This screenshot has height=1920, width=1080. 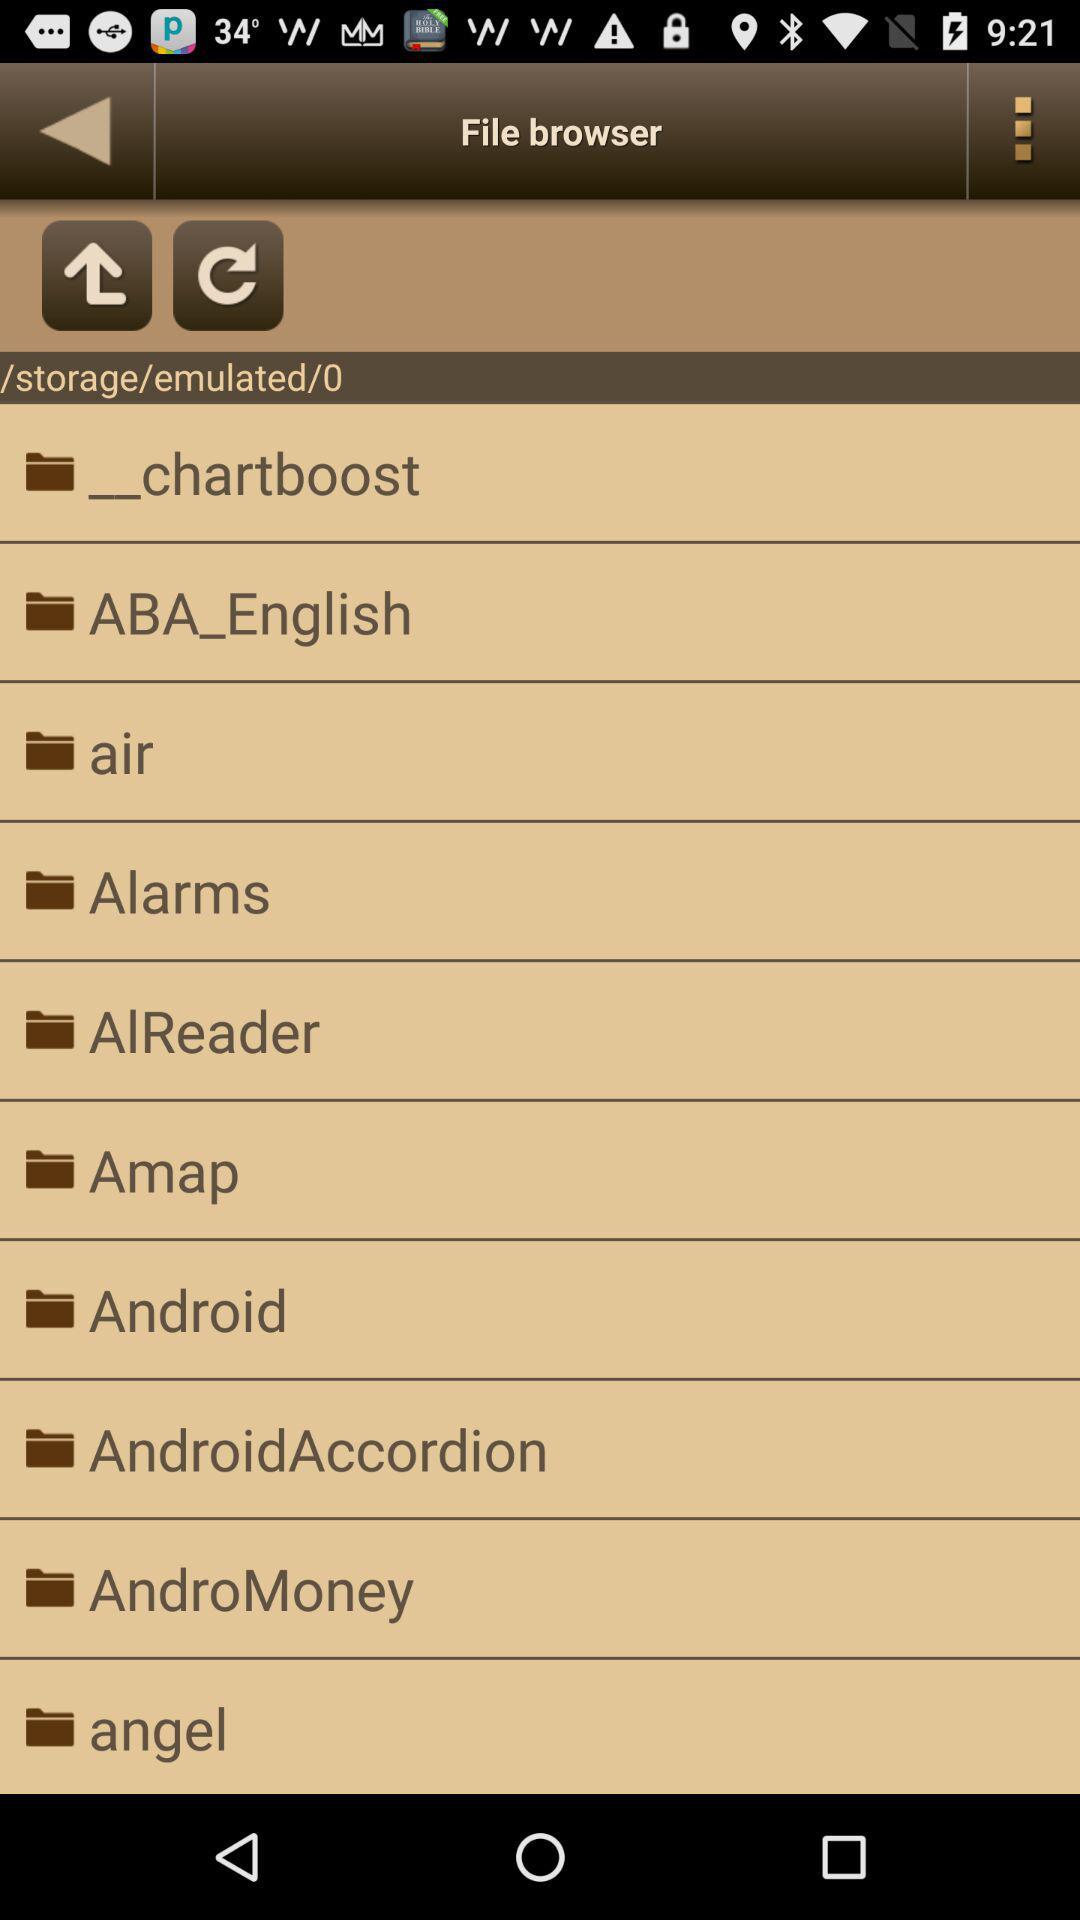 I want to click on the arrow_backward icon, so click(x=75, y=139).